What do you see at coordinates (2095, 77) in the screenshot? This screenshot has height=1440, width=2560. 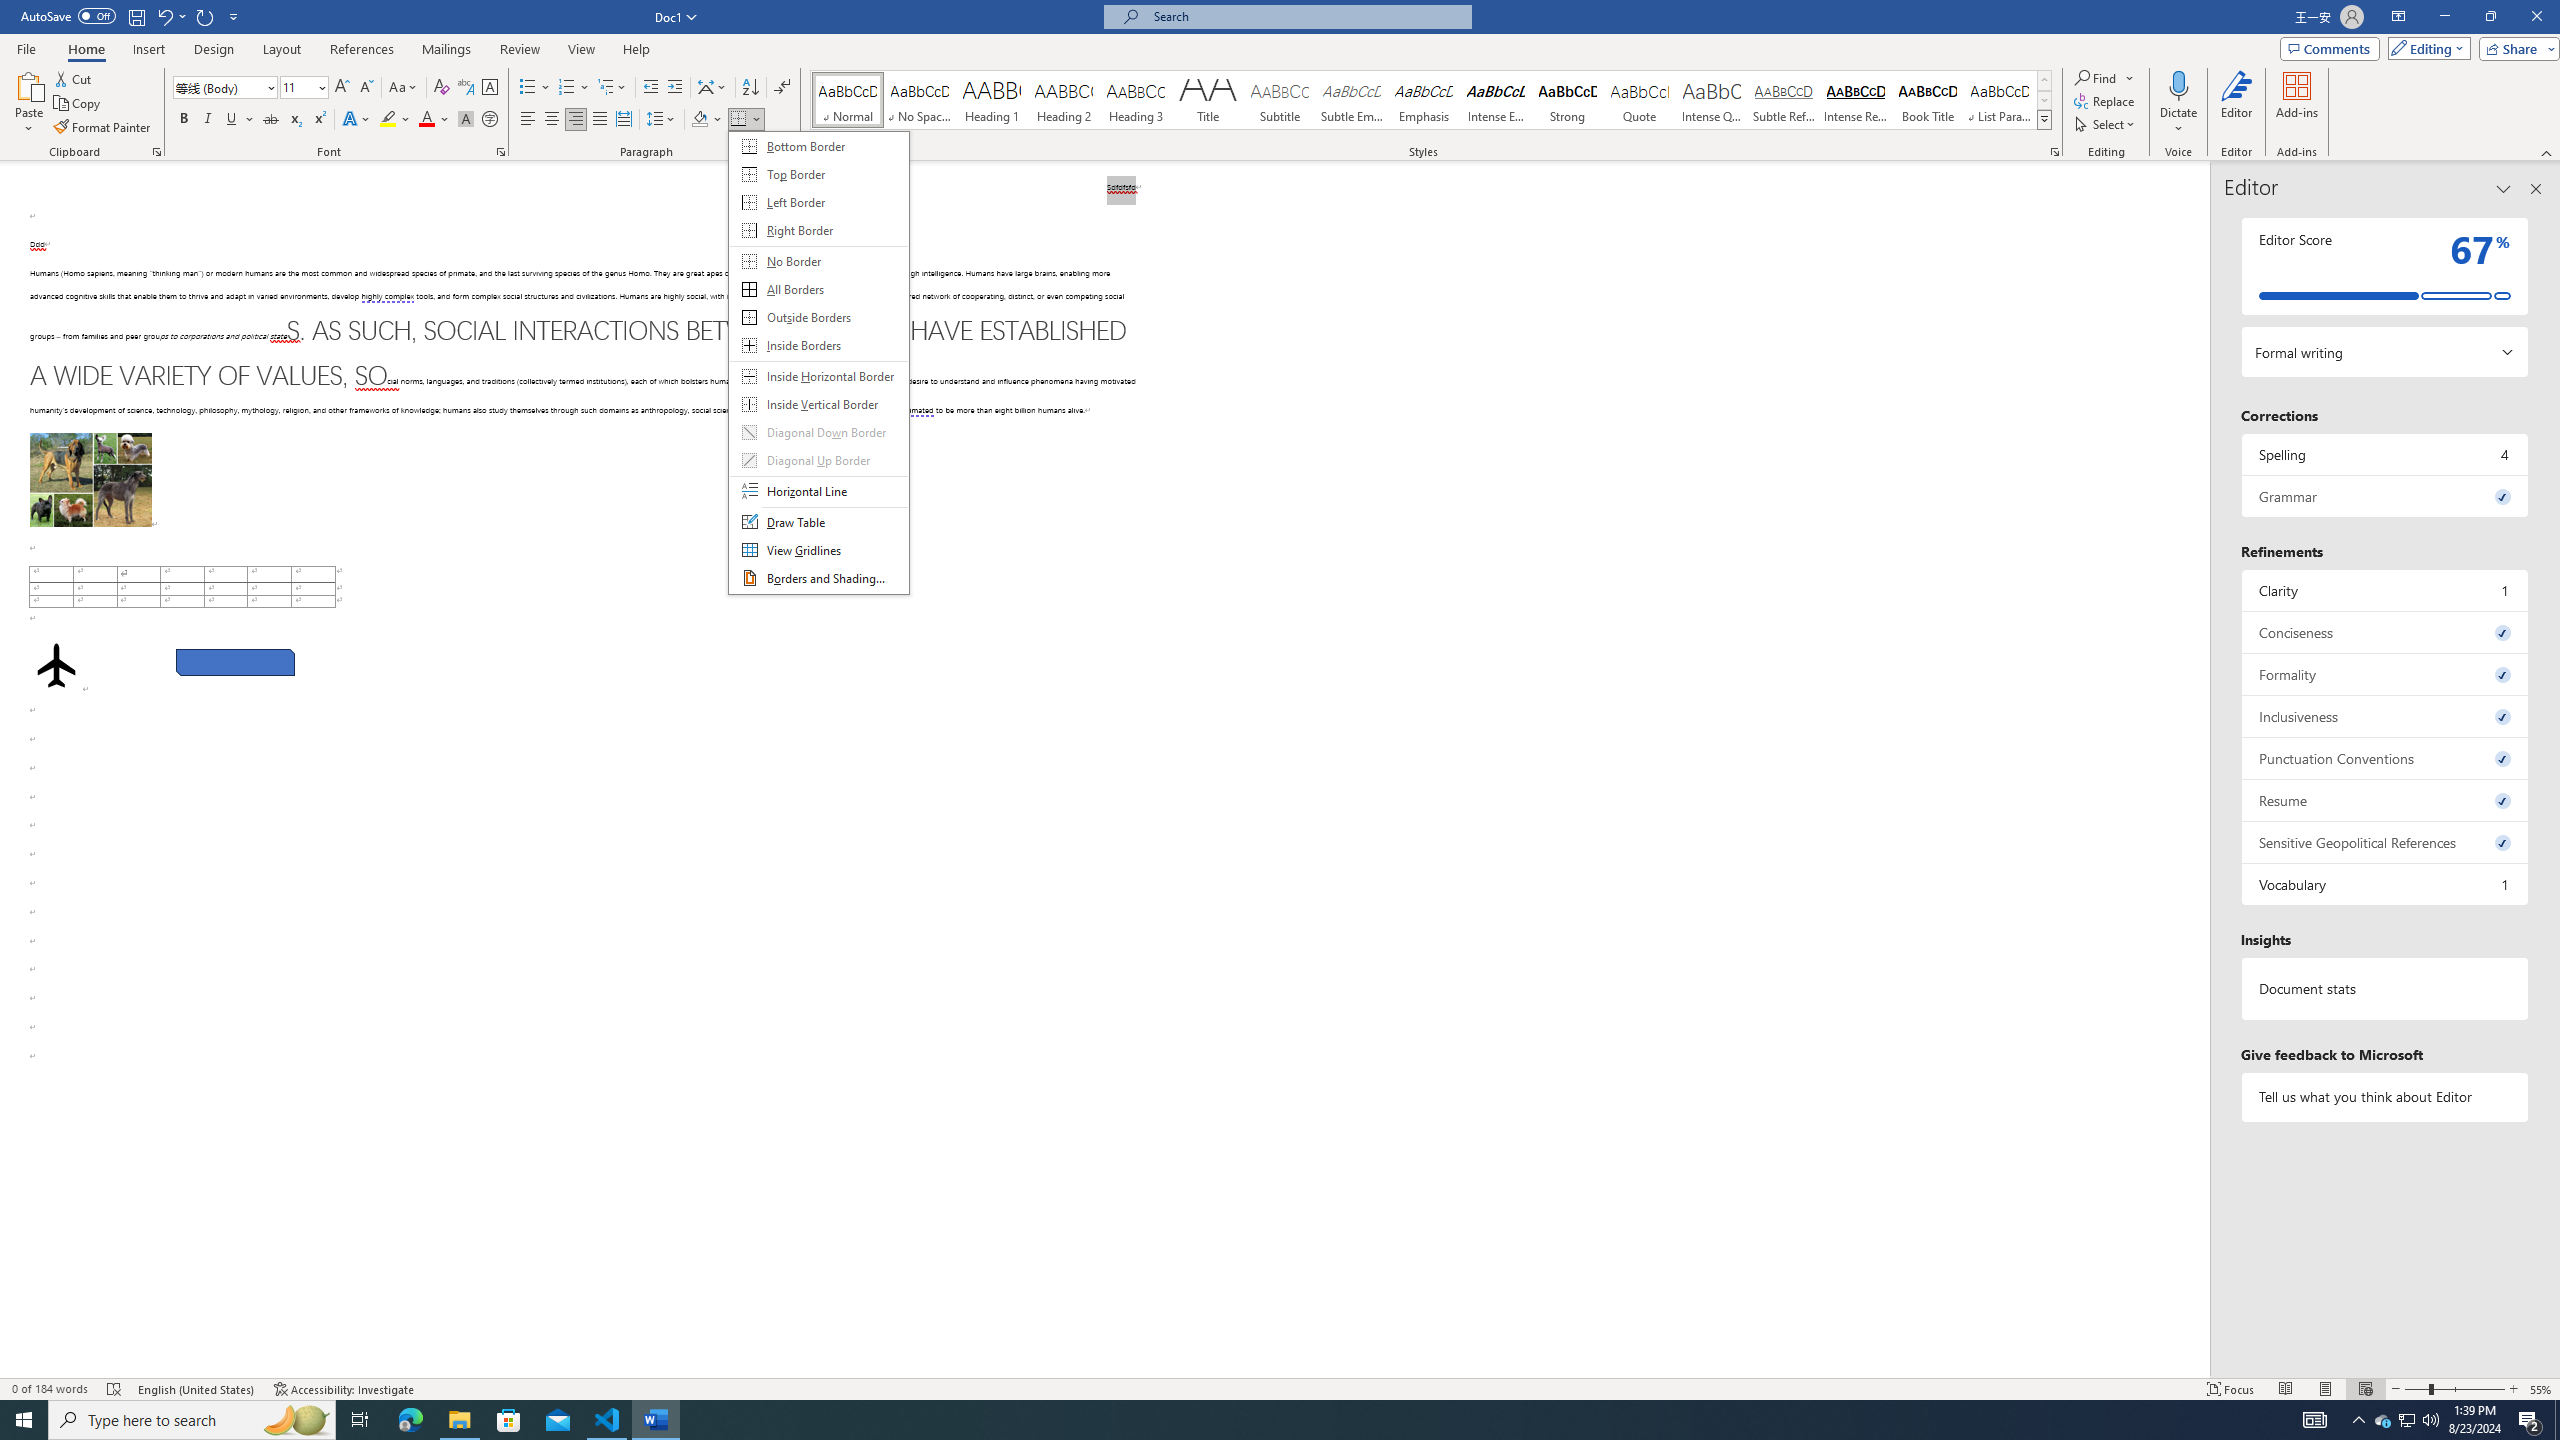 I see `'Find'` at bounding box center [2095, 77].